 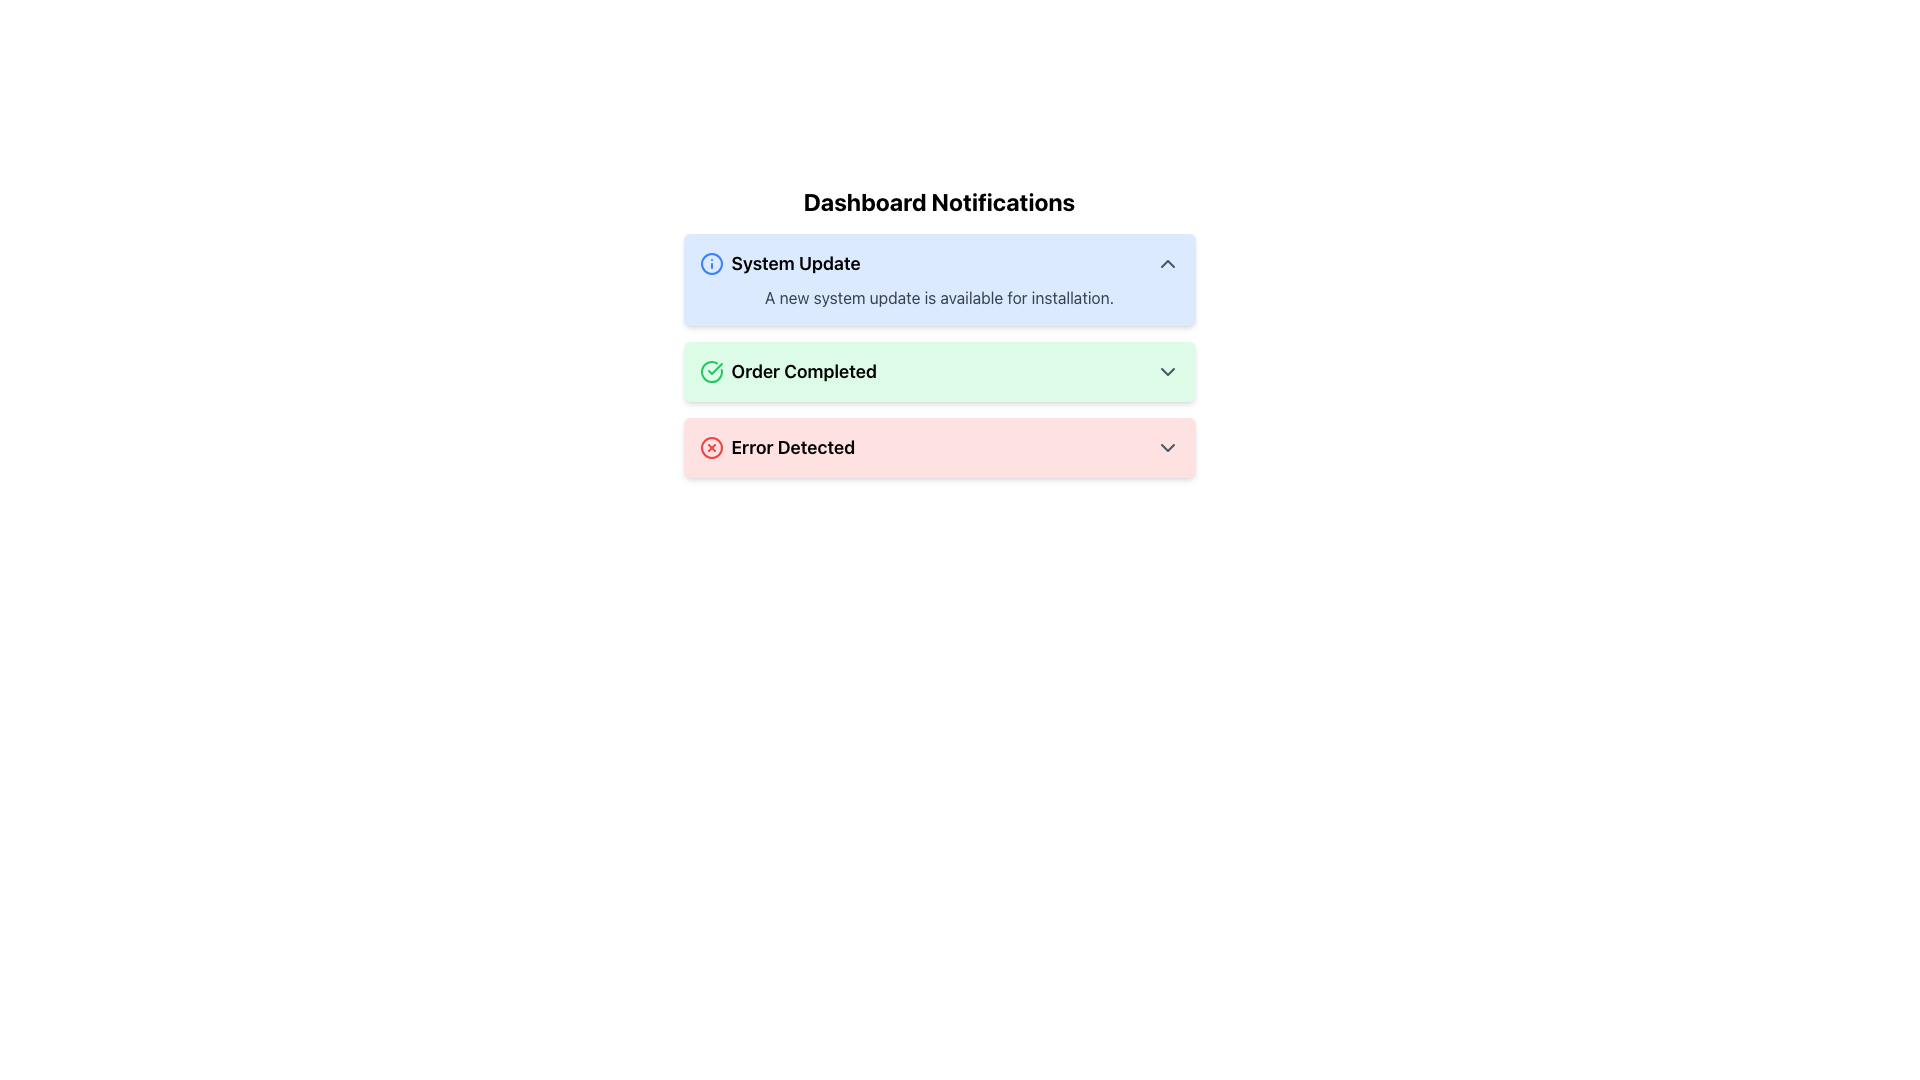 What do you see at coordinates (715, 369) in the screenshot?
I see `the green checkmark icon located within the second notification card labeled 'Order Completed', positioned centrally inside the green-tinted area to the left of the text` at bounding box center [715, 369].